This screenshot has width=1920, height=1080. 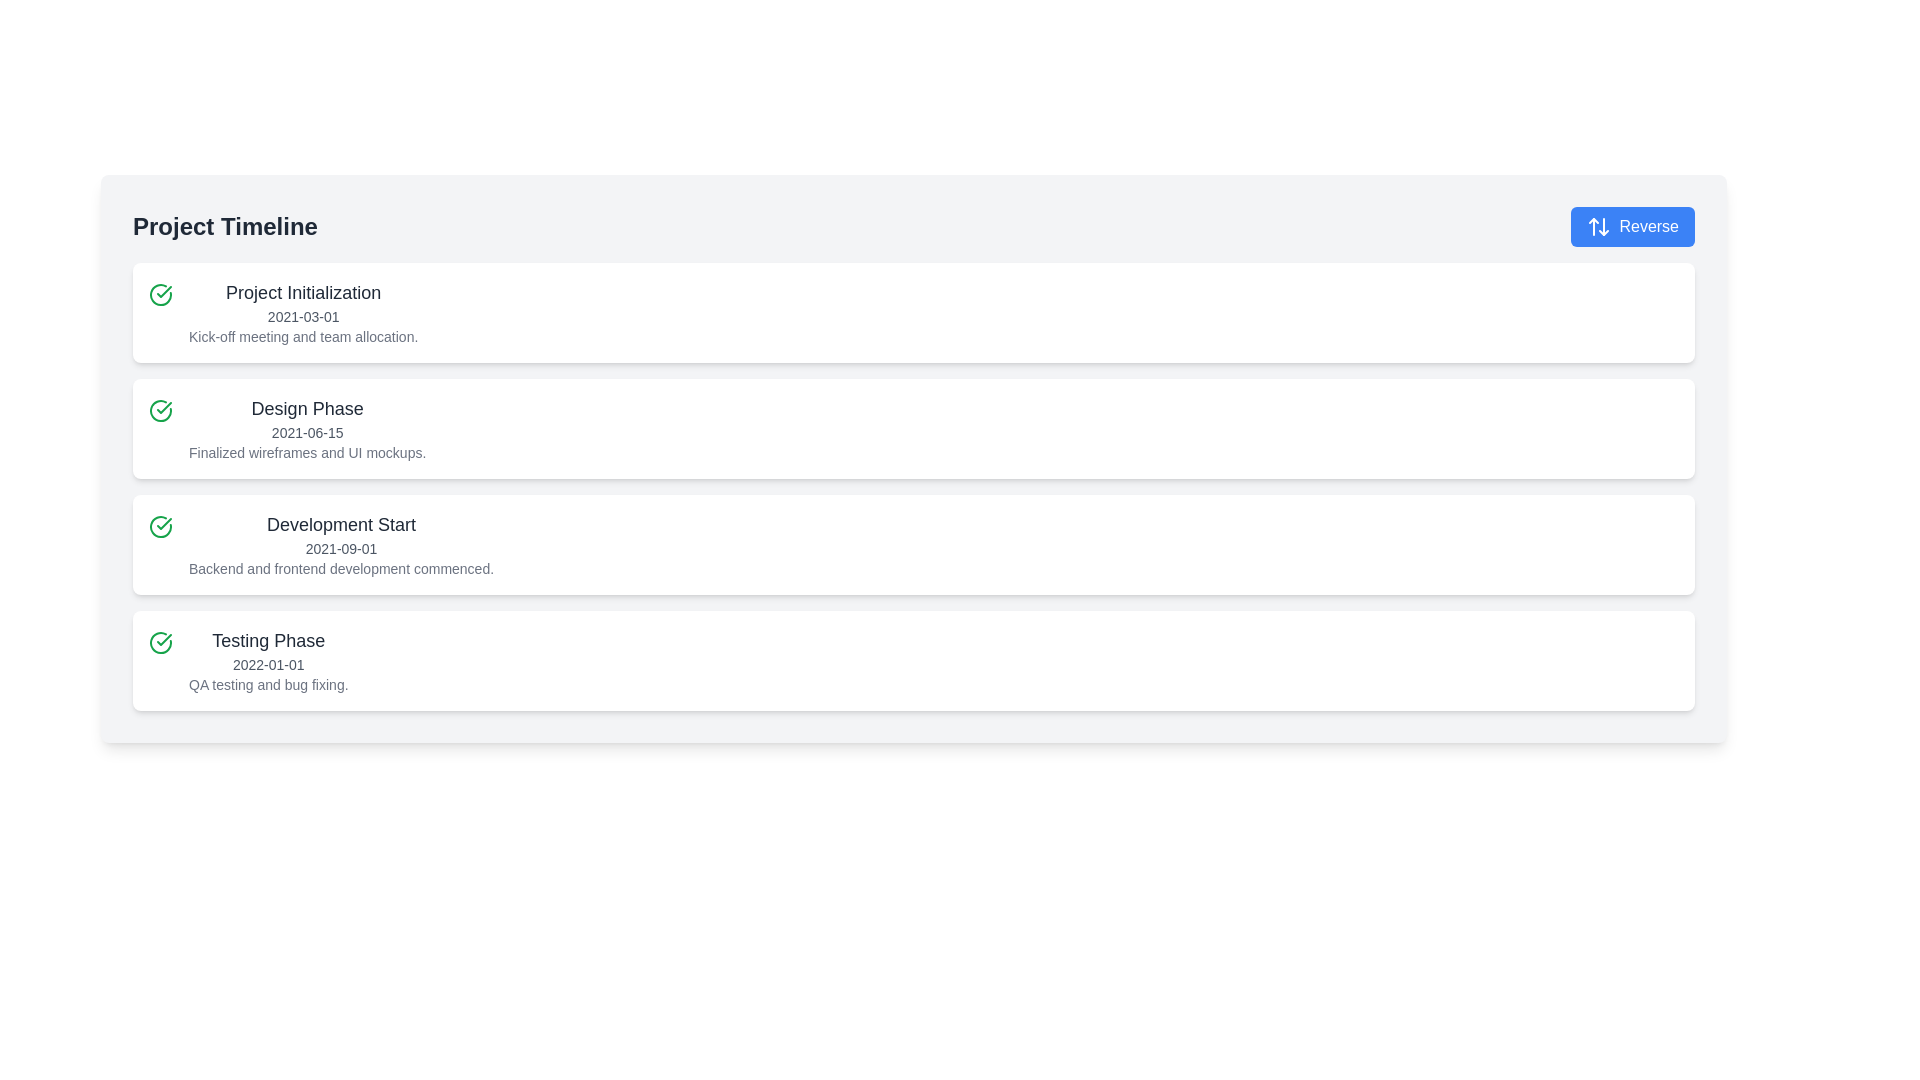 I want to click on the text segment displaying 'Finalized wireframes and UI mockups.' located below the date '2021-06-15' in the 'Design Phase' section, so click(x=306, y=452).